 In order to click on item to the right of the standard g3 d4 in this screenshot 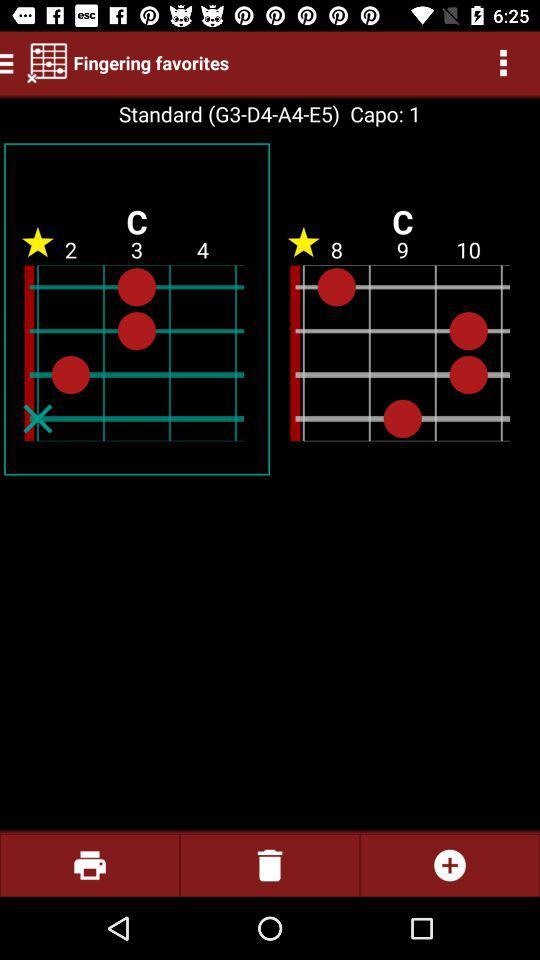, I will do `click(380, 114)`.